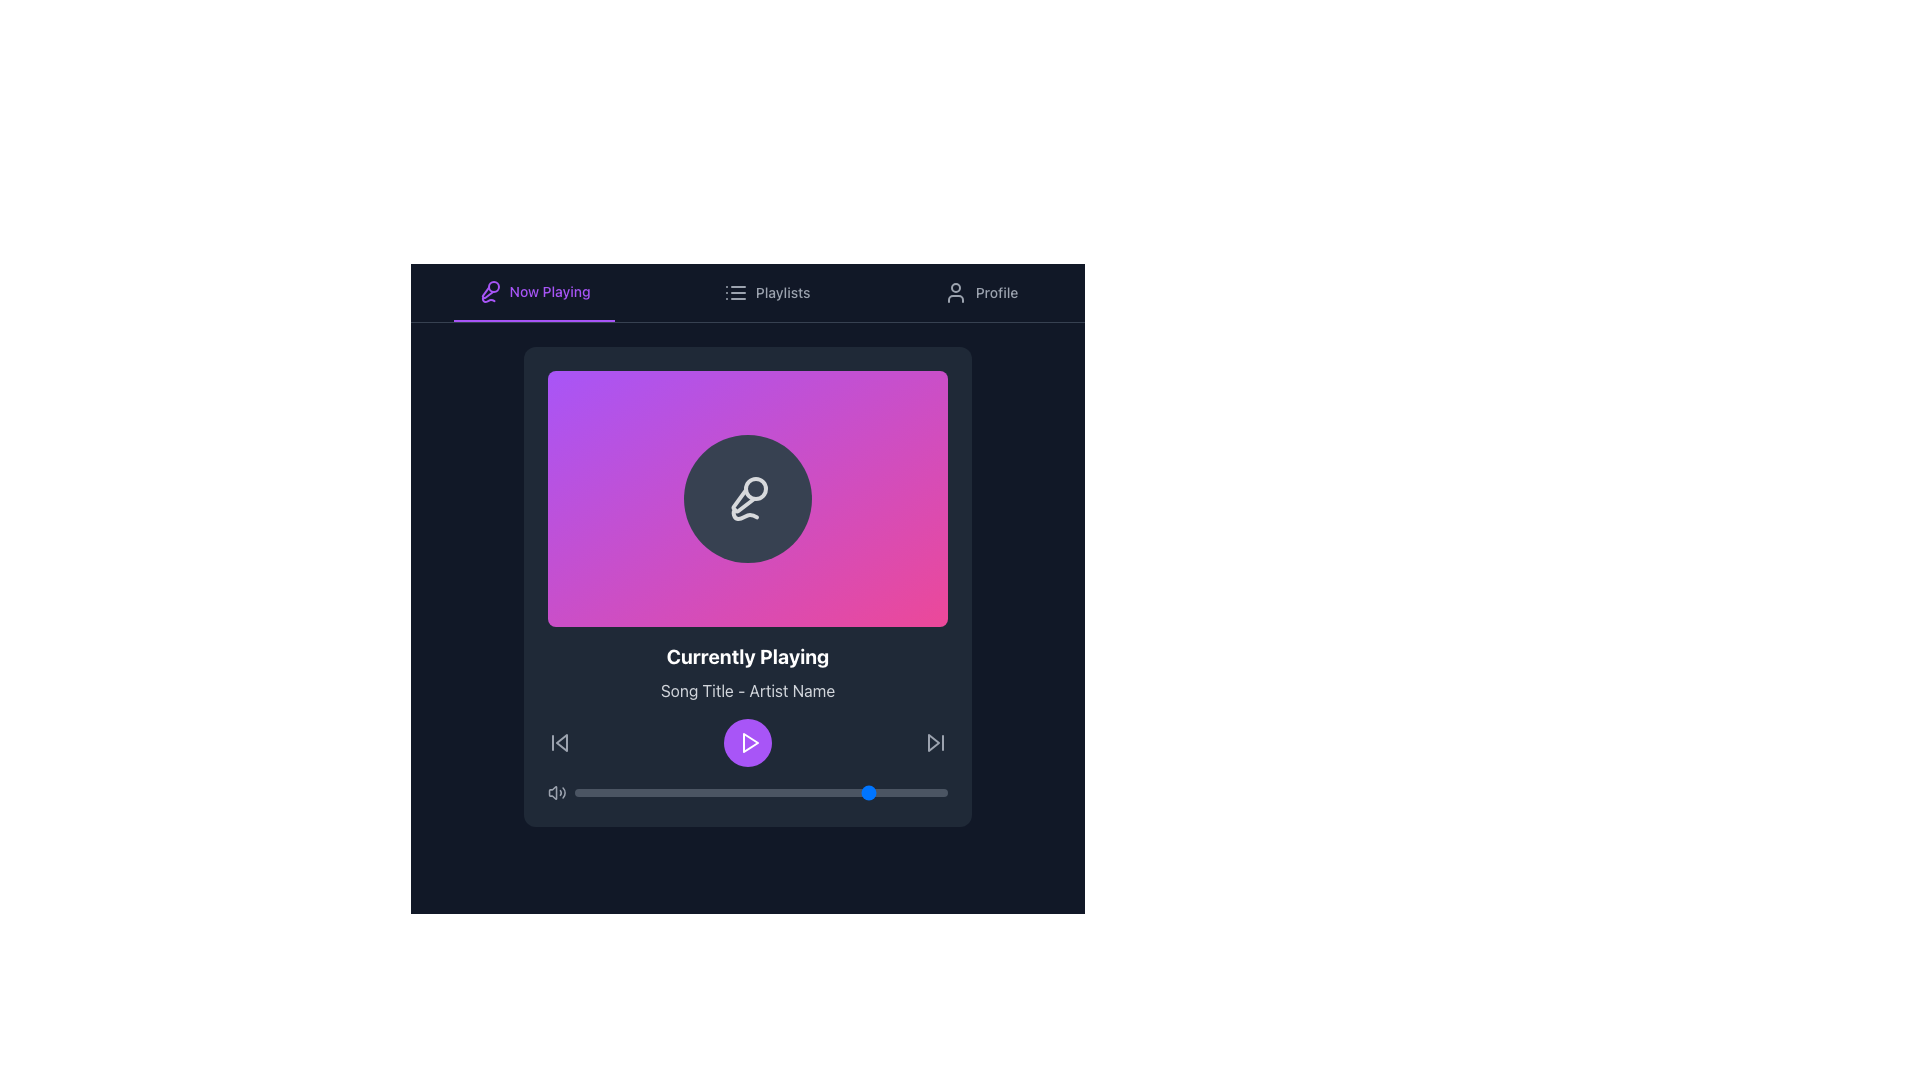 Image resolution: width=1920 pixels, height=1080 pixels. I want to click on the leftmost trapezoid-shaped SVG element of the speaker volume control icon located at the bottom left of the media playback panel, so click(553, 792).